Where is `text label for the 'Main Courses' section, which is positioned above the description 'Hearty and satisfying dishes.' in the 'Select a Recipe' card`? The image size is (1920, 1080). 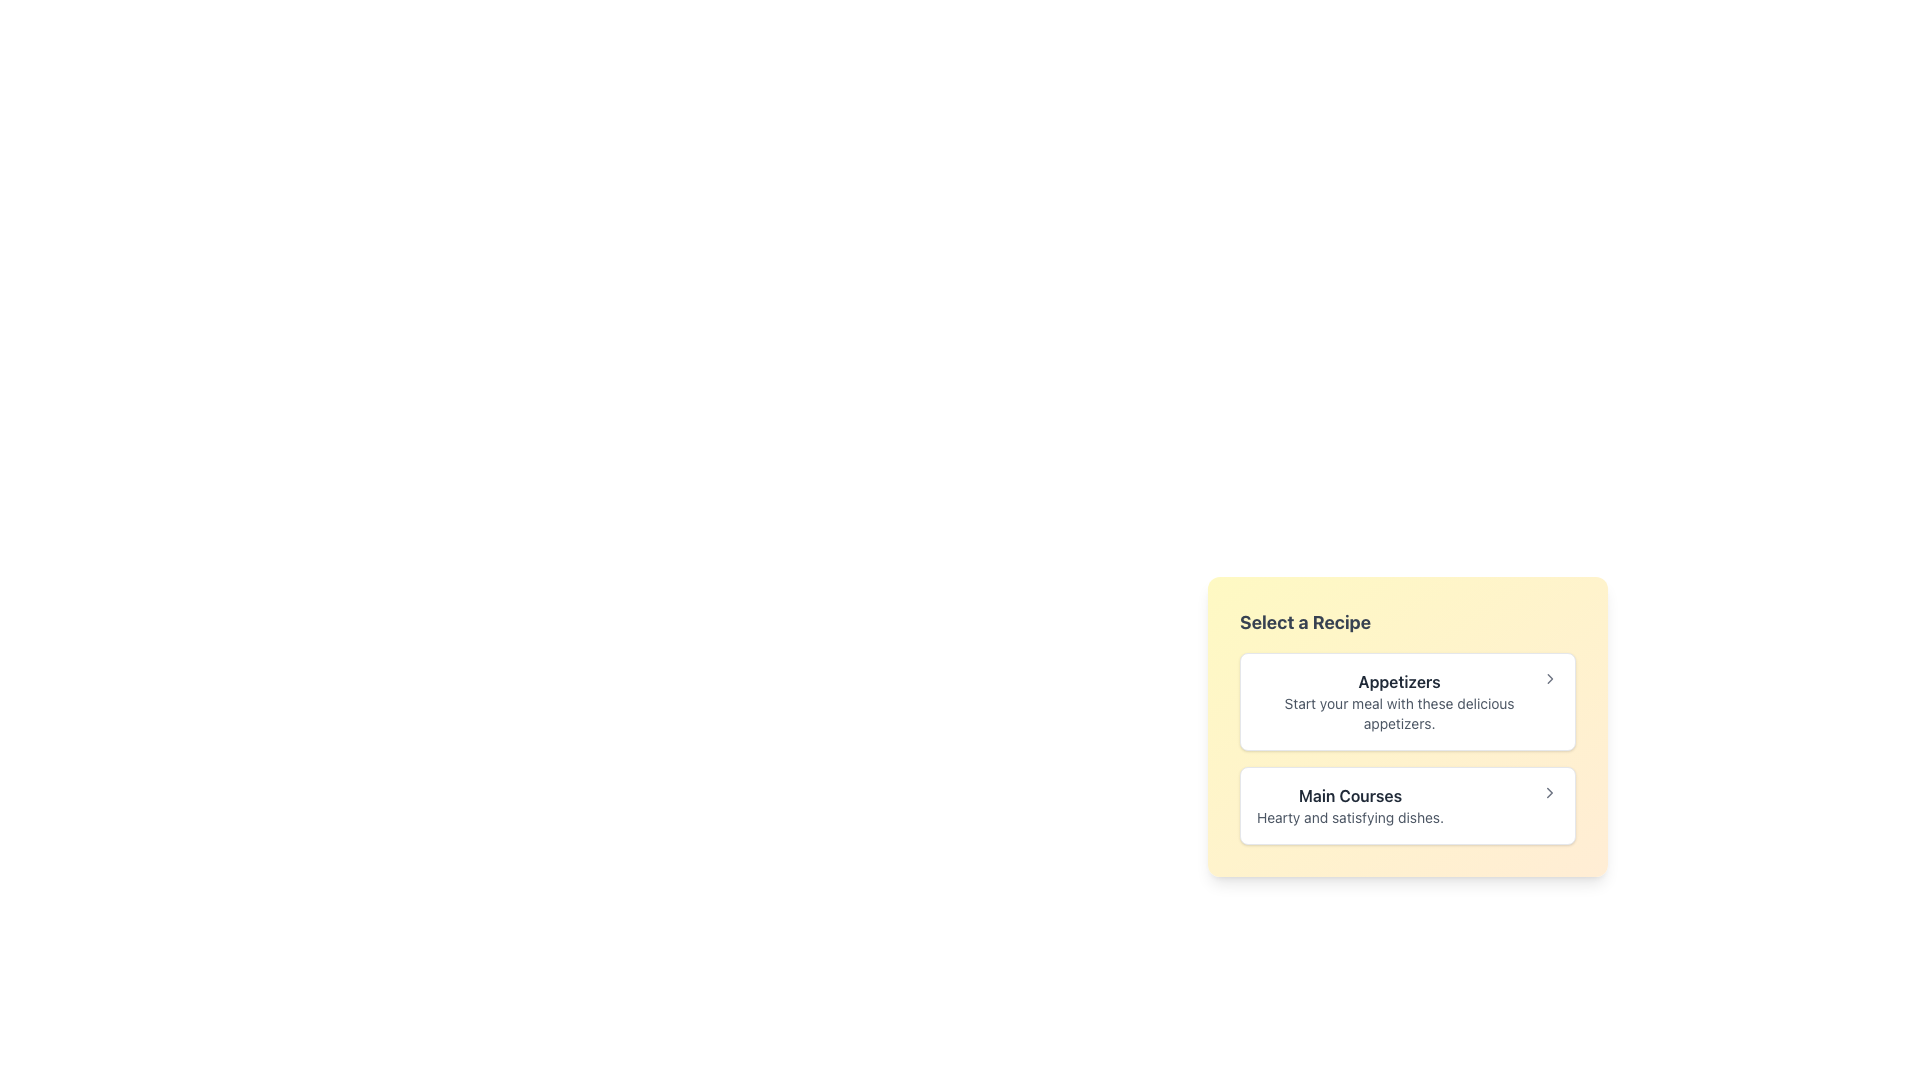
text label for the 'Main Courses' section, which is positioned above the description 'Hearty and satisfying dishes.' in the 'Select a Recipe' card is located at coordinates (1350, 794).